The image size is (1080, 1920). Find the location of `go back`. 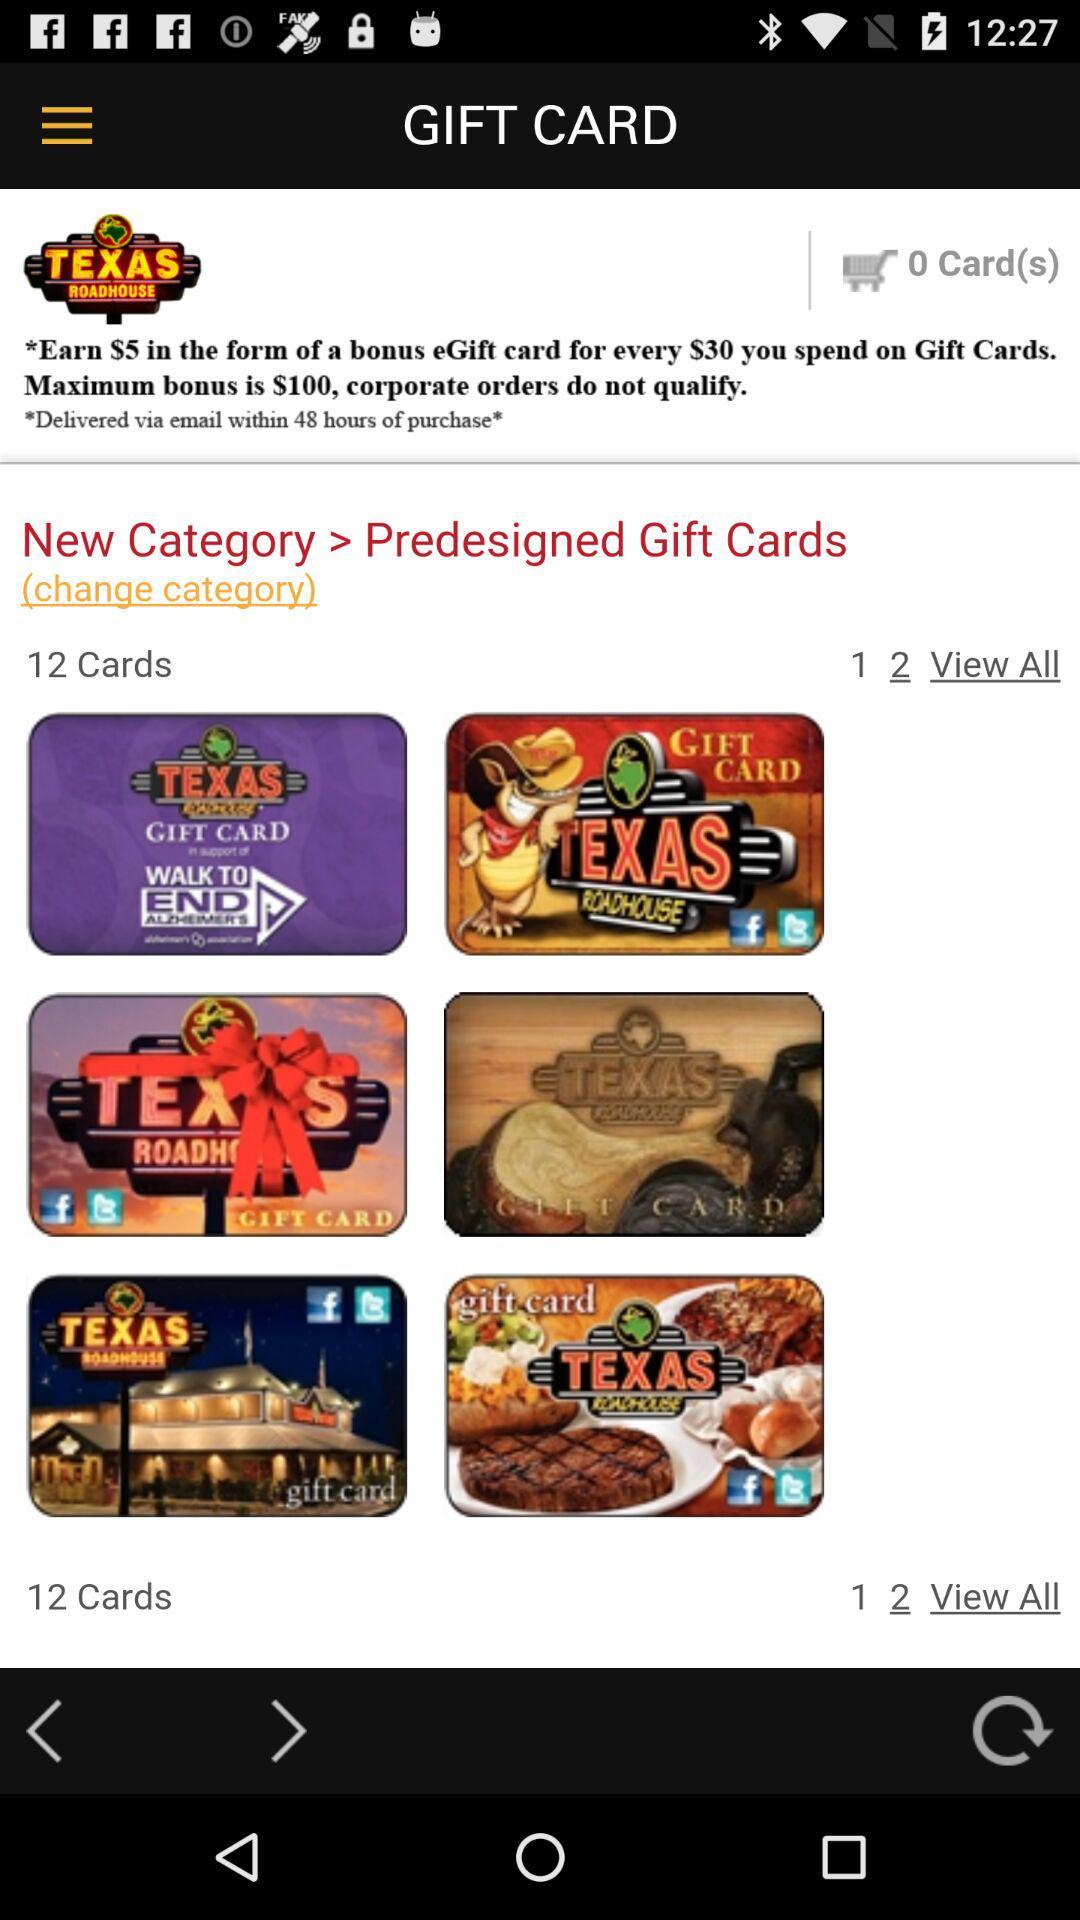

go back is located at coordinates (43, 1730).